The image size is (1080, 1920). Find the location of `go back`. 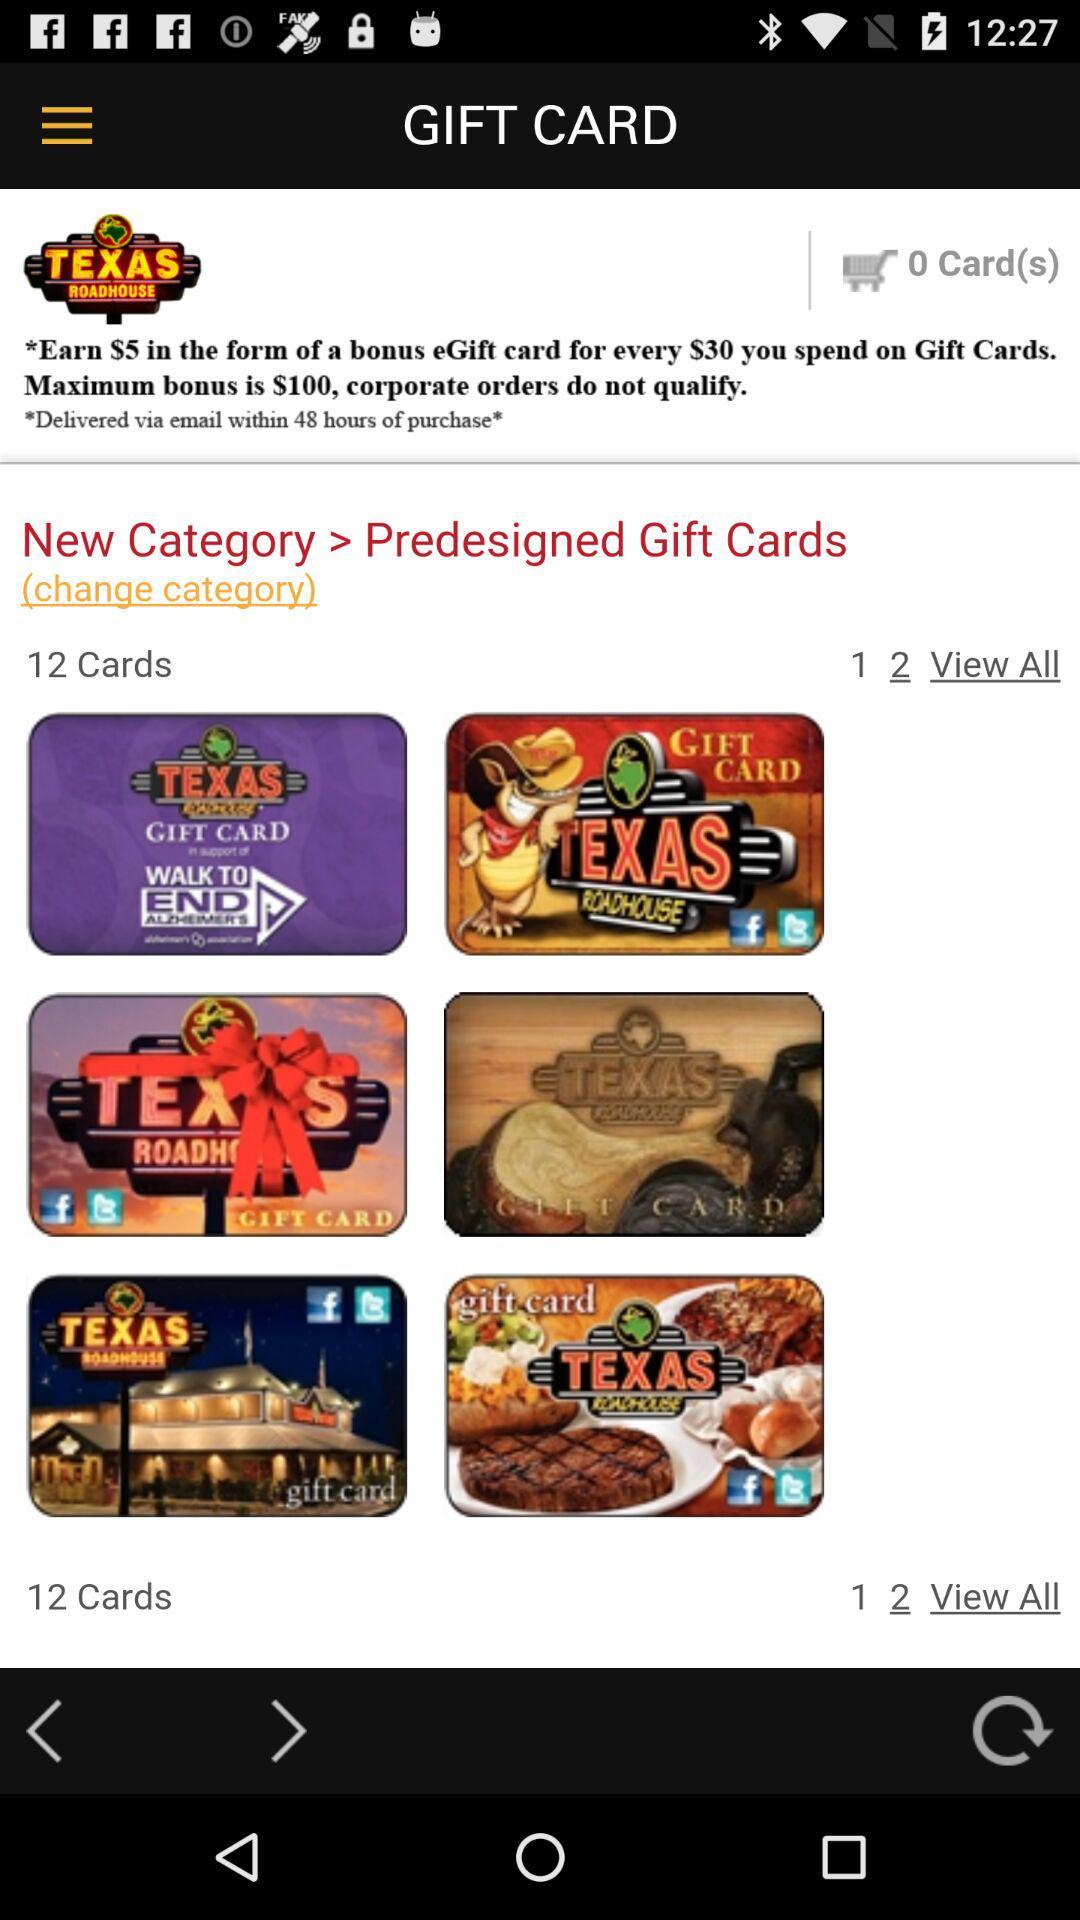

go back is located at coordinates (43, 1730).